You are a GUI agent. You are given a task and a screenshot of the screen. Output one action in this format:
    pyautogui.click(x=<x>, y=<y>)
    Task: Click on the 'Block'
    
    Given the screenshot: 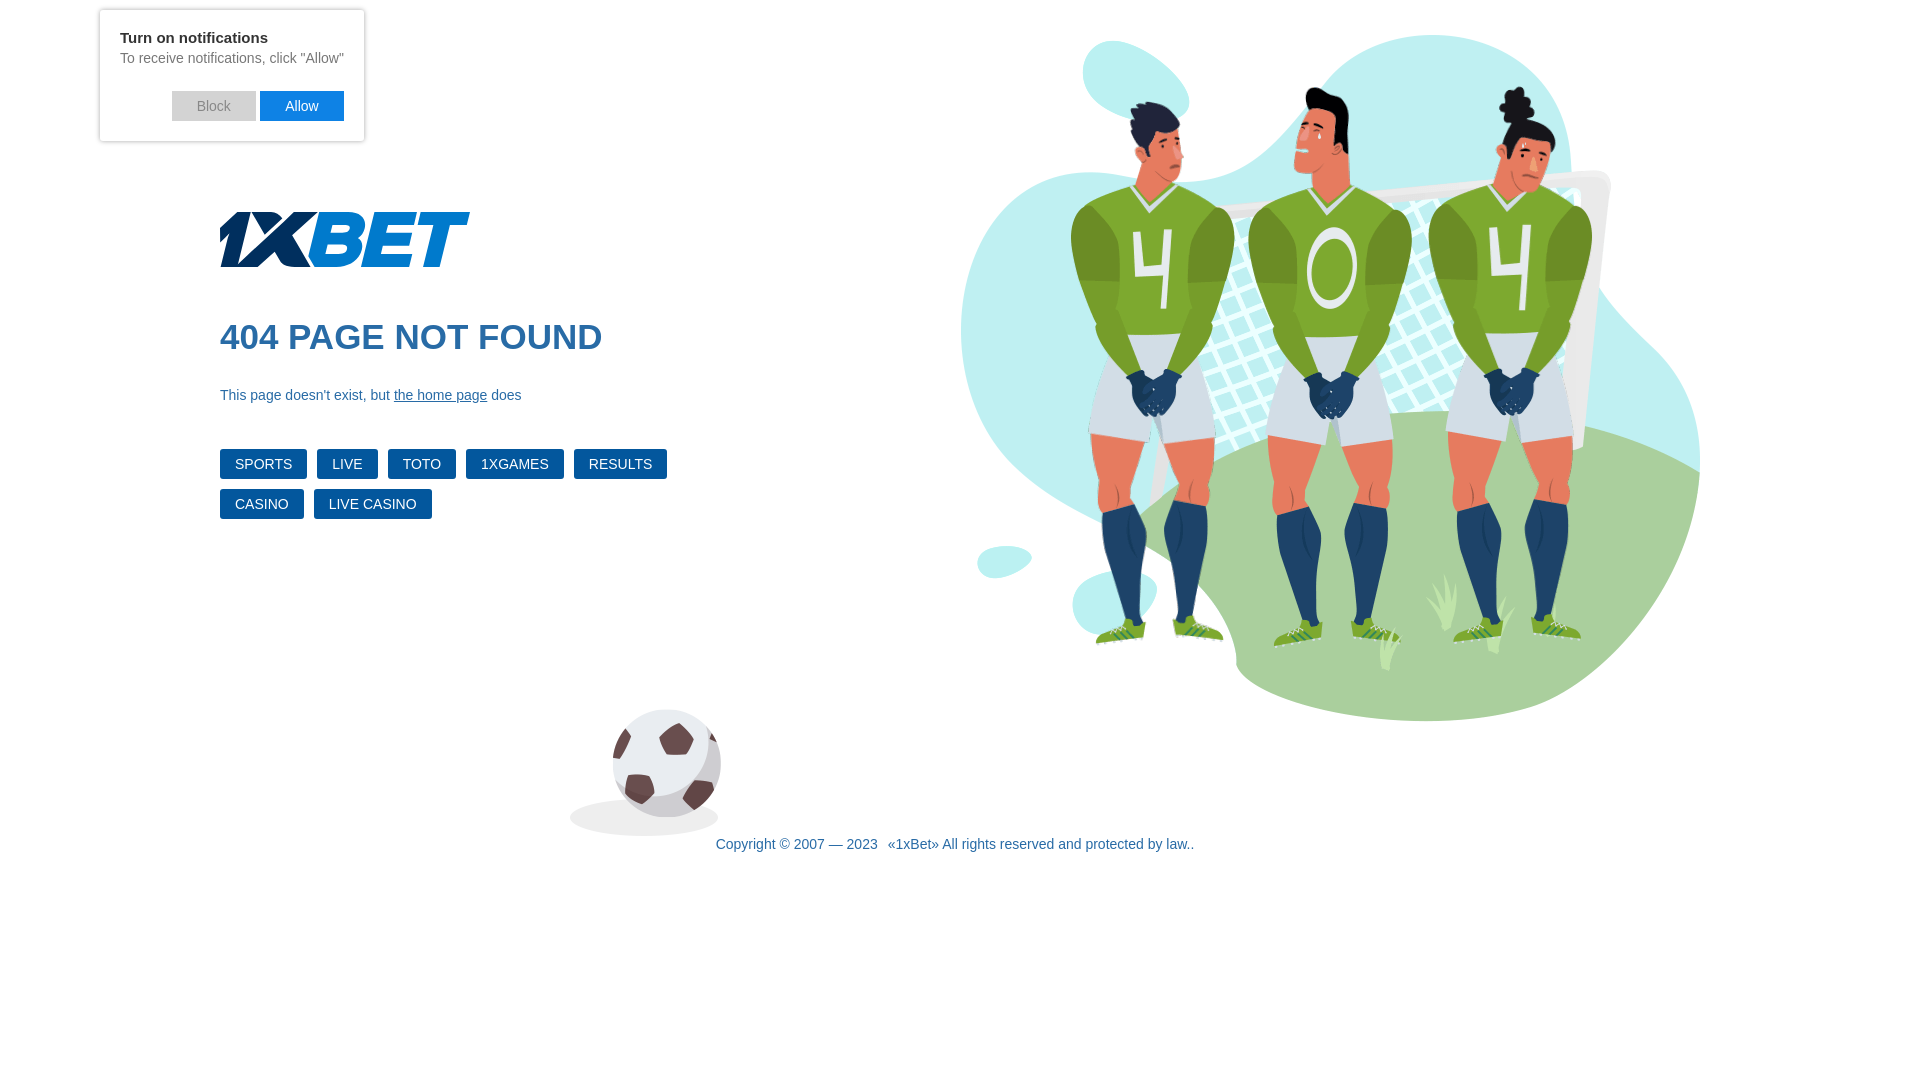 What is the action you would take?
    pyautogui.click(x=214, y=105)
    